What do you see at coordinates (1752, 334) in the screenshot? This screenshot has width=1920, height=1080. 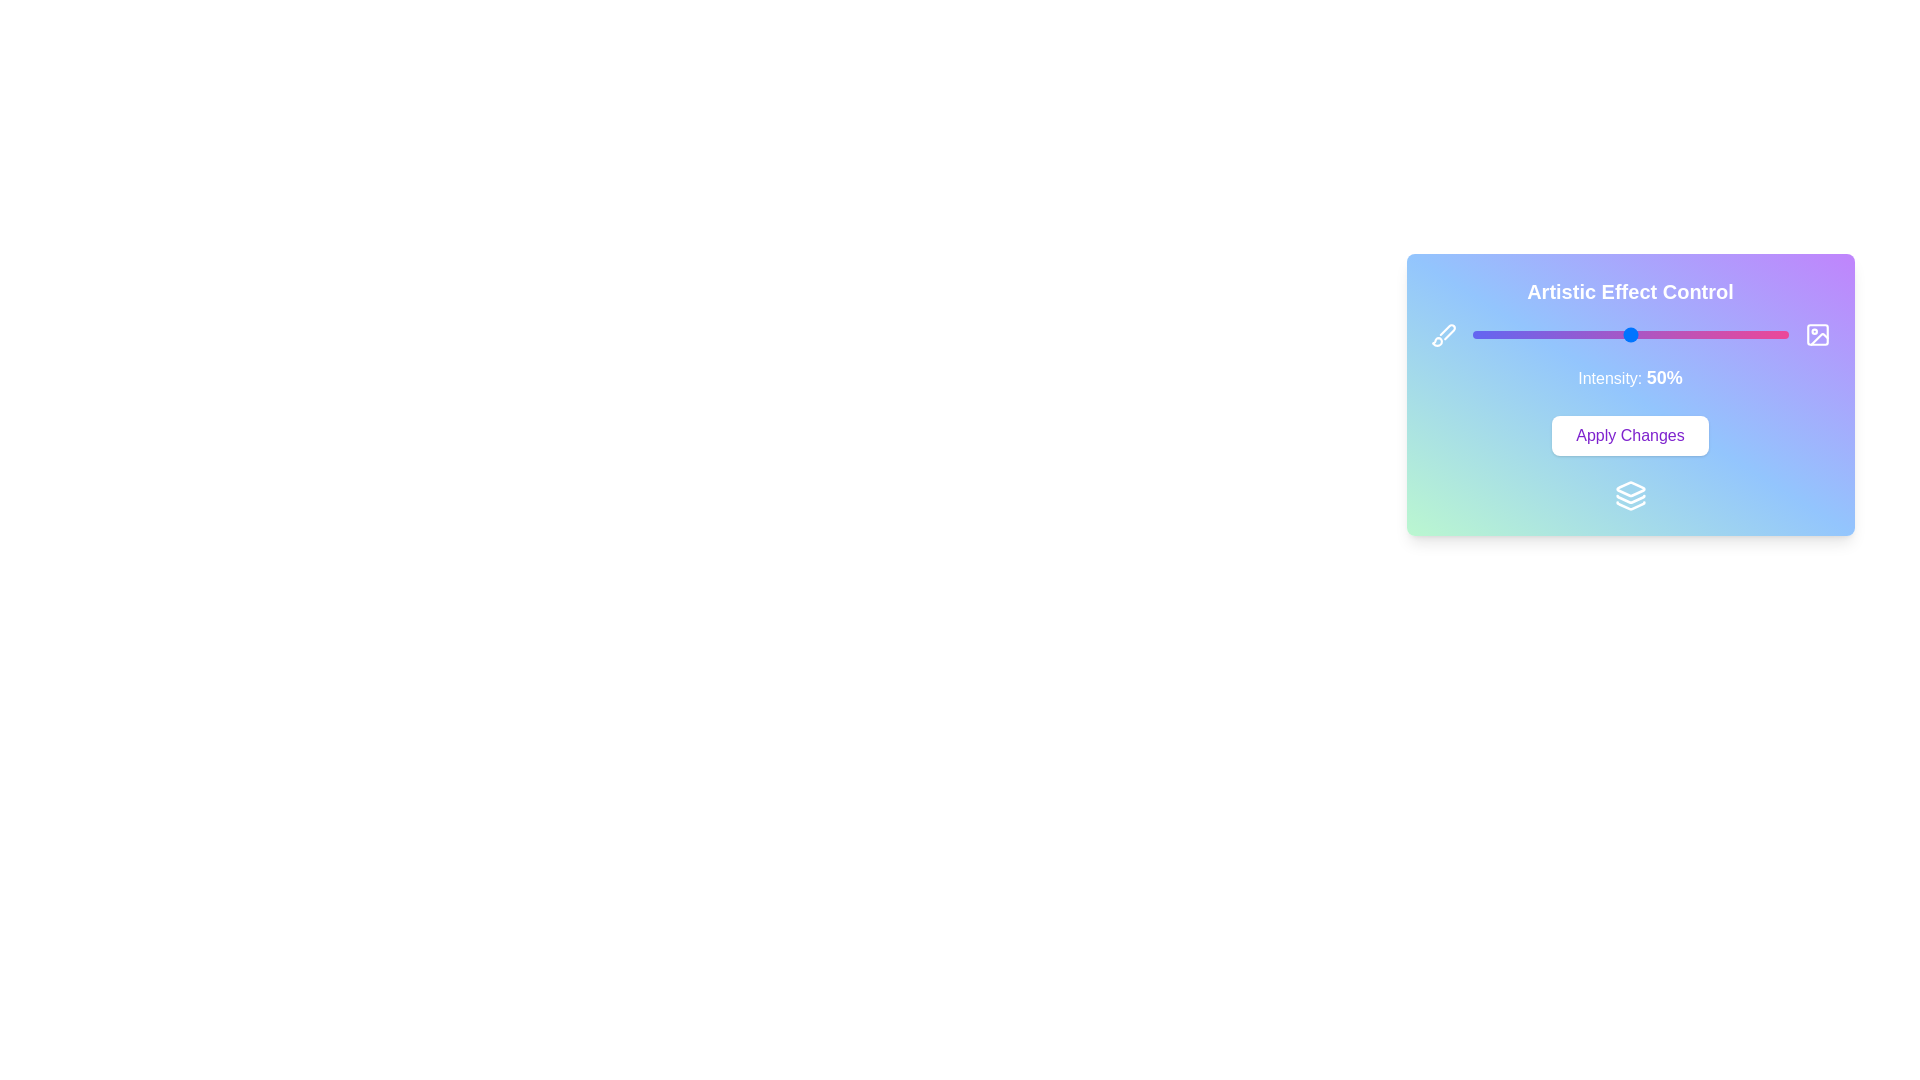 I see `the slider to set the intensity to 89%` at bounding box center [1752, 334].